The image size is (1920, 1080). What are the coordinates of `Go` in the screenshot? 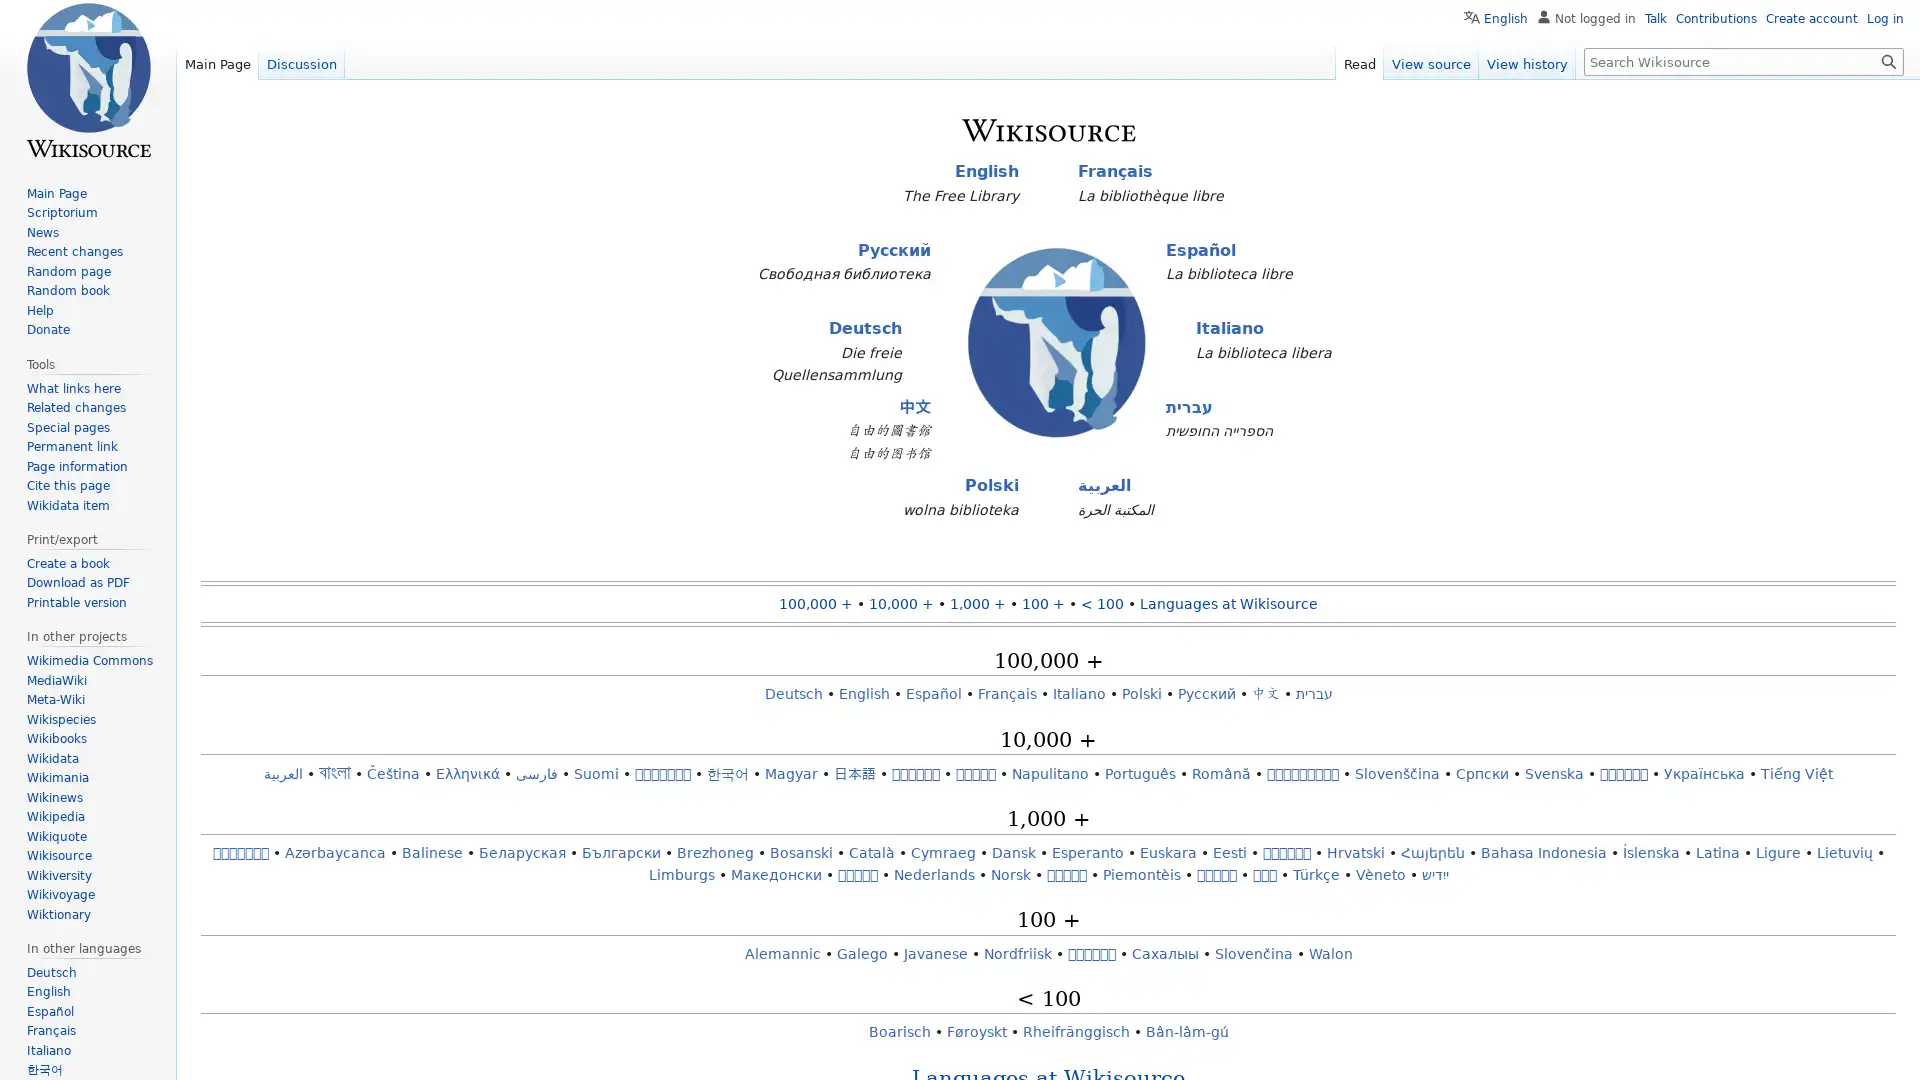 It's located at (1888, 60).